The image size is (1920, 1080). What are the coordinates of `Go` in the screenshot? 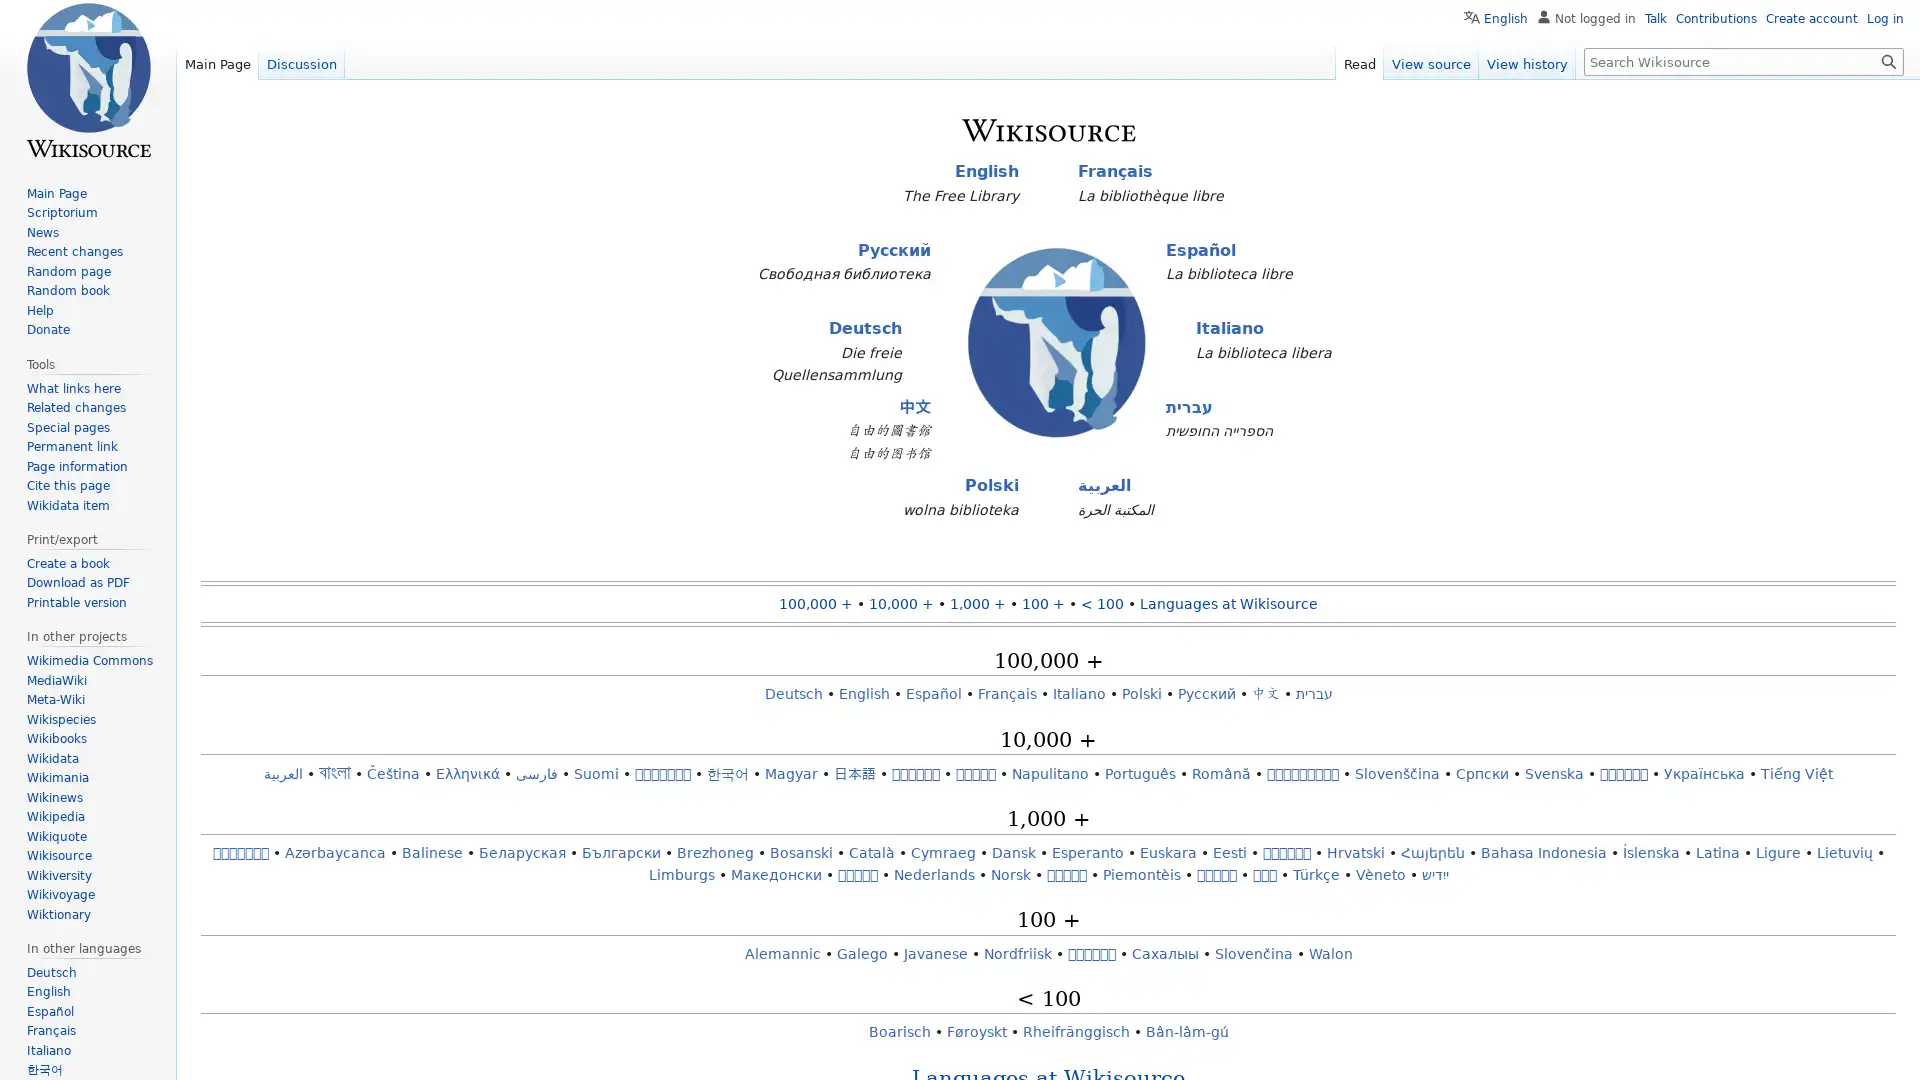 It's located at (1888, 60).